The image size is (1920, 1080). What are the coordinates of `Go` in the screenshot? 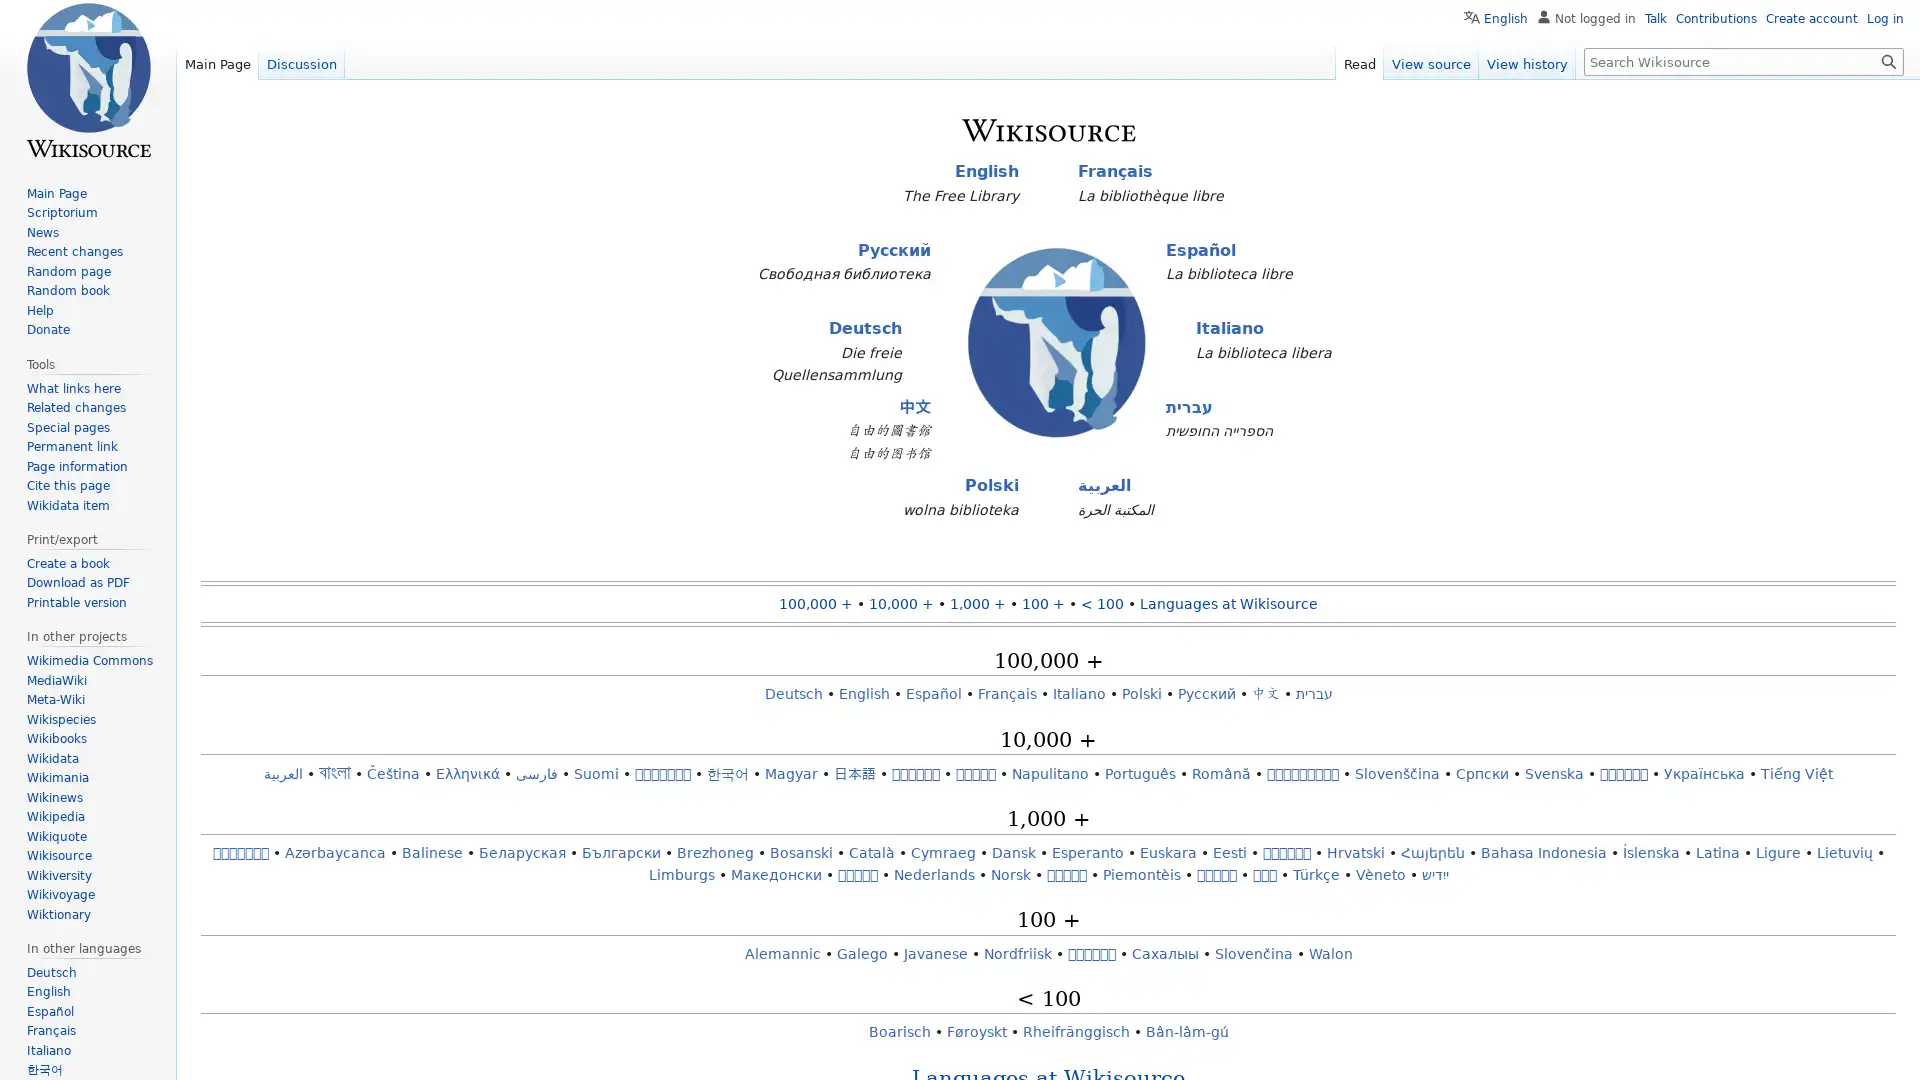 It's located at (1888, 60).